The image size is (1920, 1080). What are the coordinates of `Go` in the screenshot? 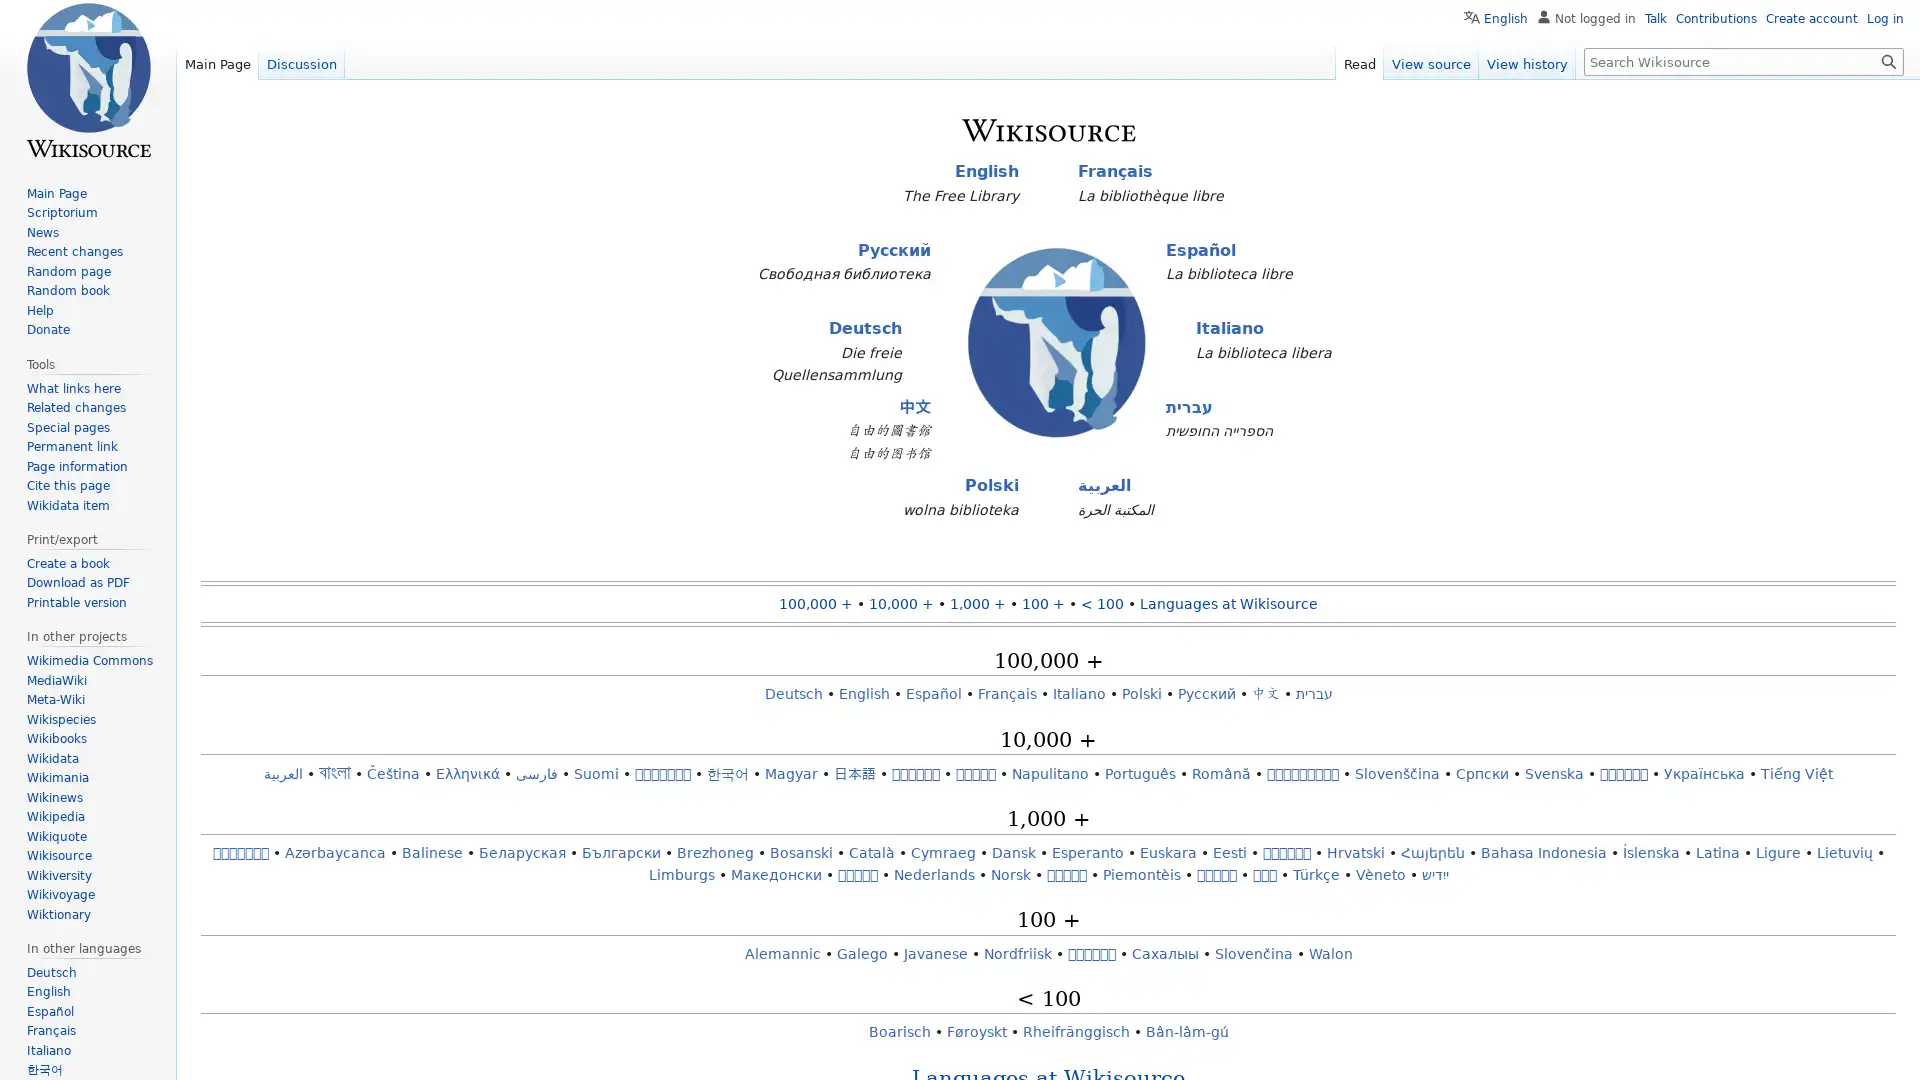 It's located at (1888, 60).